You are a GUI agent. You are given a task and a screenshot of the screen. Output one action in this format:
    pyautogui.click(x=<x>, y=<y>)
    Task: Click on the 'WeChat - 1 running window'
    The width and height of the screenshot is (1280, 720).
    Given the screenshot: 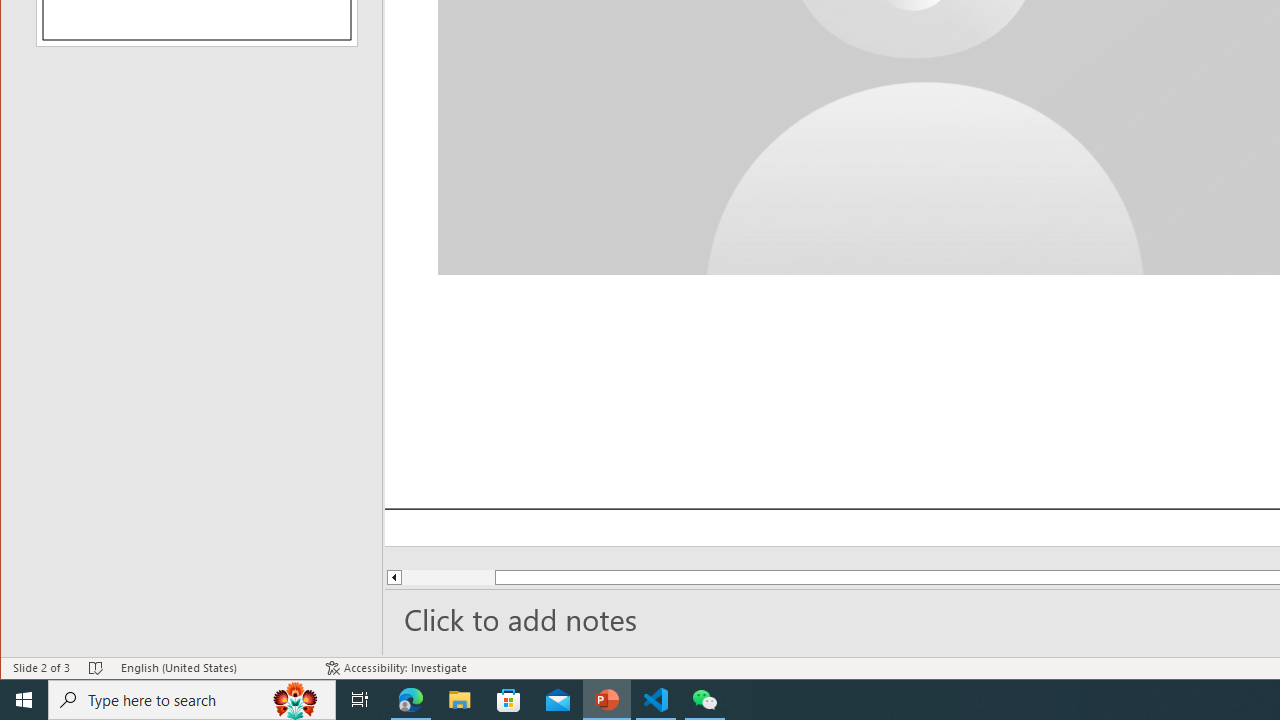 What is the action you would take?
    pyautogui.click(x=705, y=698)
    